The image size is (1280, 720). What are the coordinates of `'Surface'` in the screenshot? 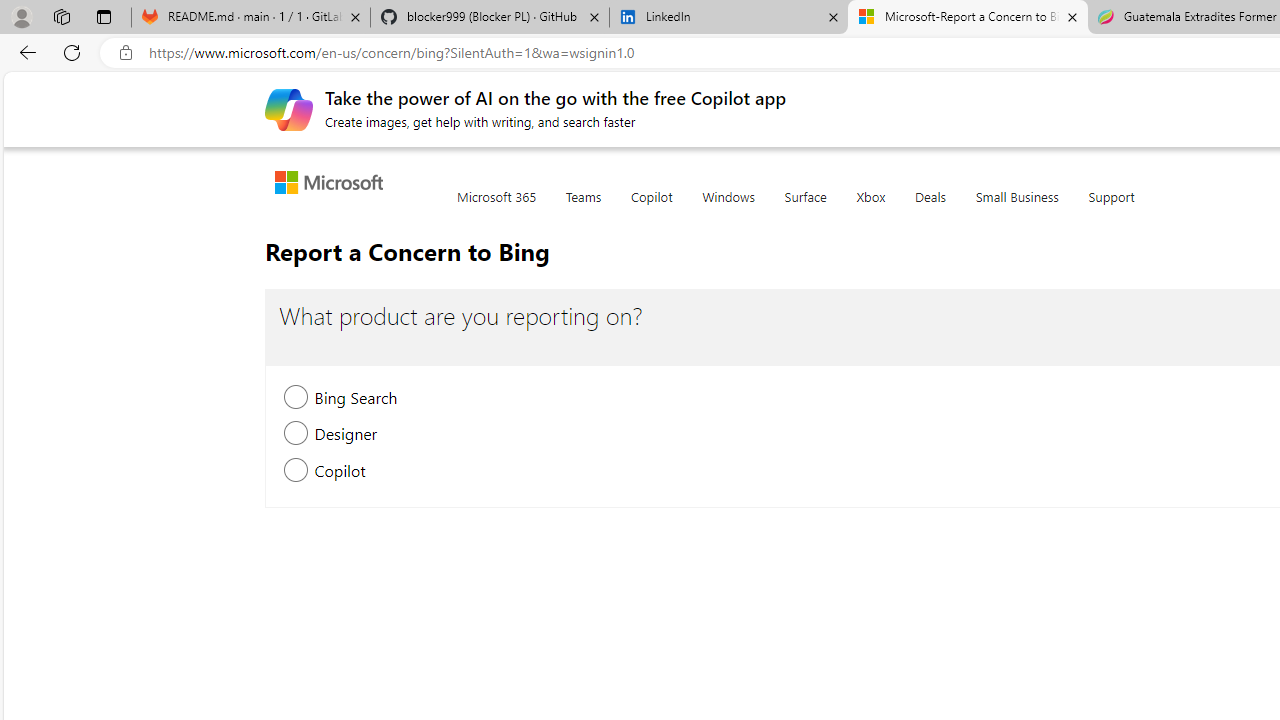 It's located at (805, 208).